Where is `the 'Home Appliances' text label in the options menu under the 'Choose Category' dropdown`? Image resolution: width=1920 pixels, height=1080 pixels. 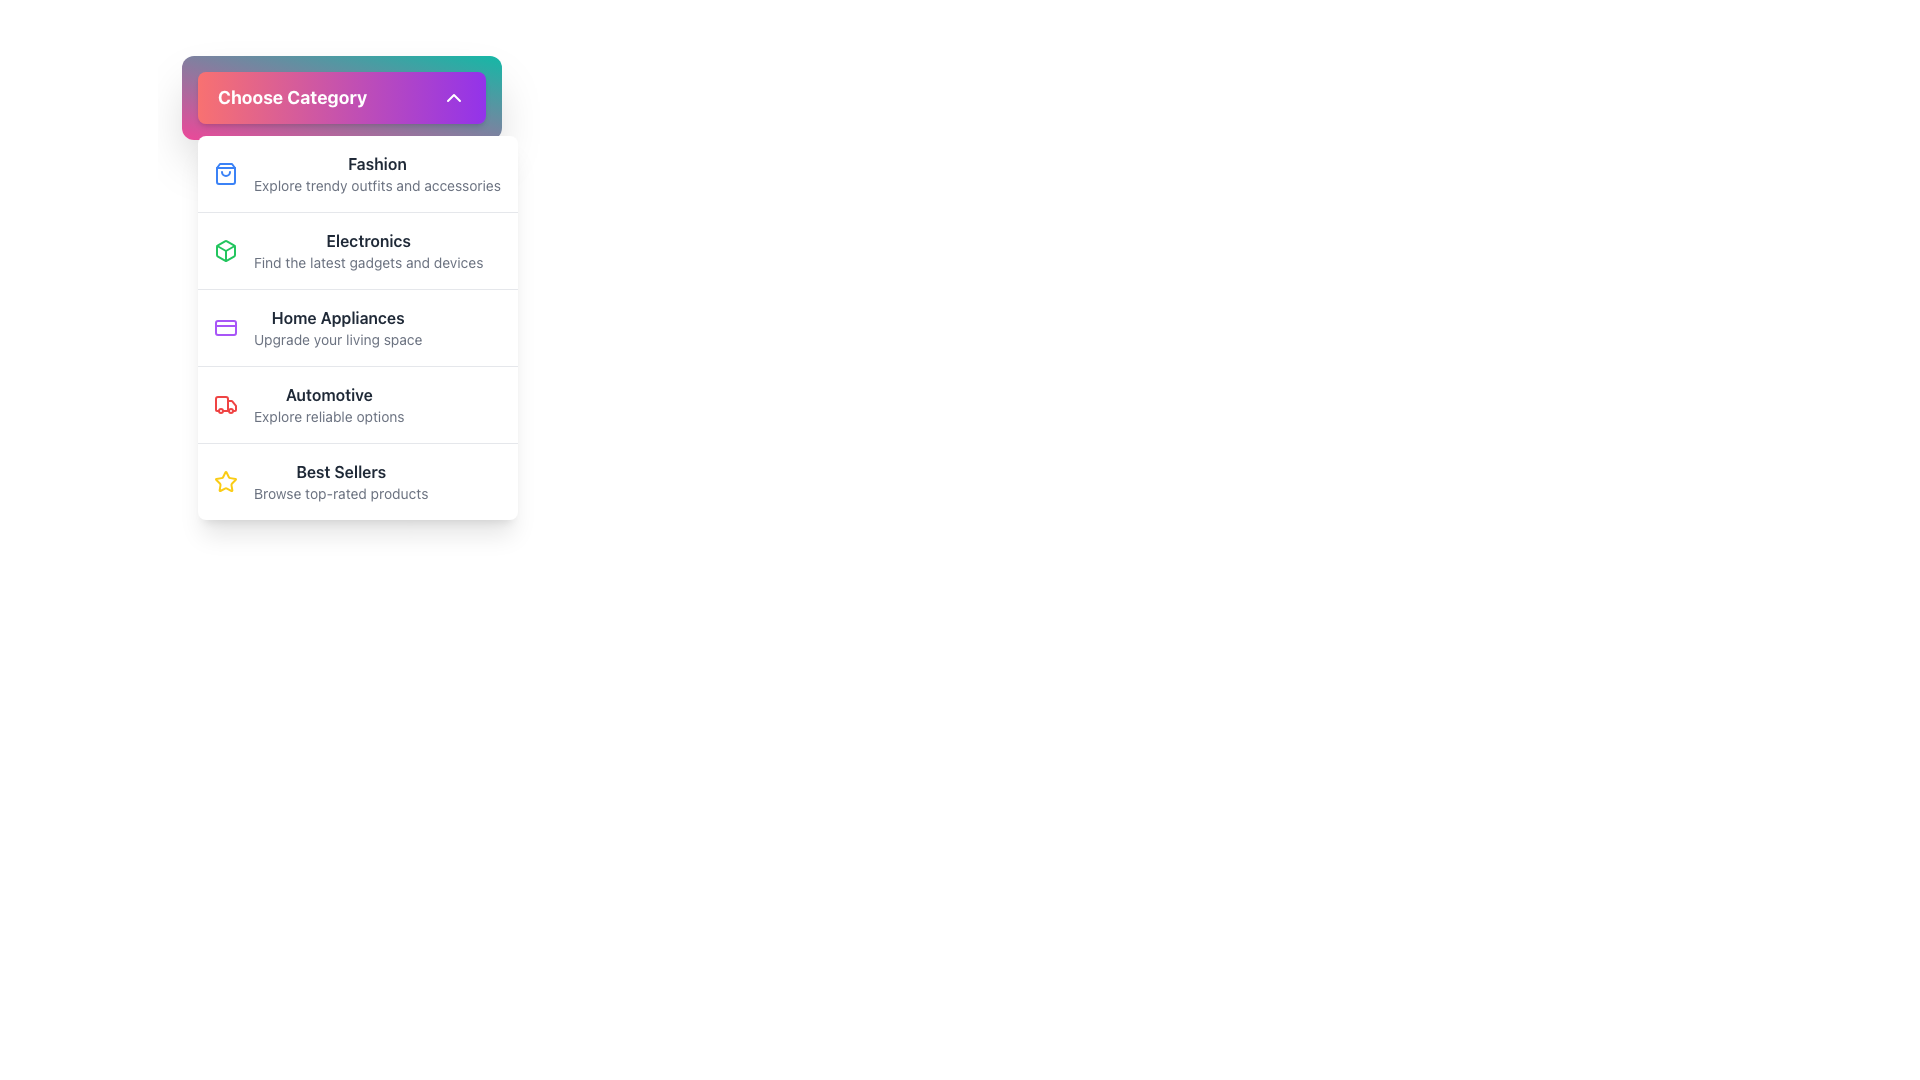
the 'Home Appliances' text label in the options menu under the 'Choose Category' dropdown is located at coordinates (338, 316).